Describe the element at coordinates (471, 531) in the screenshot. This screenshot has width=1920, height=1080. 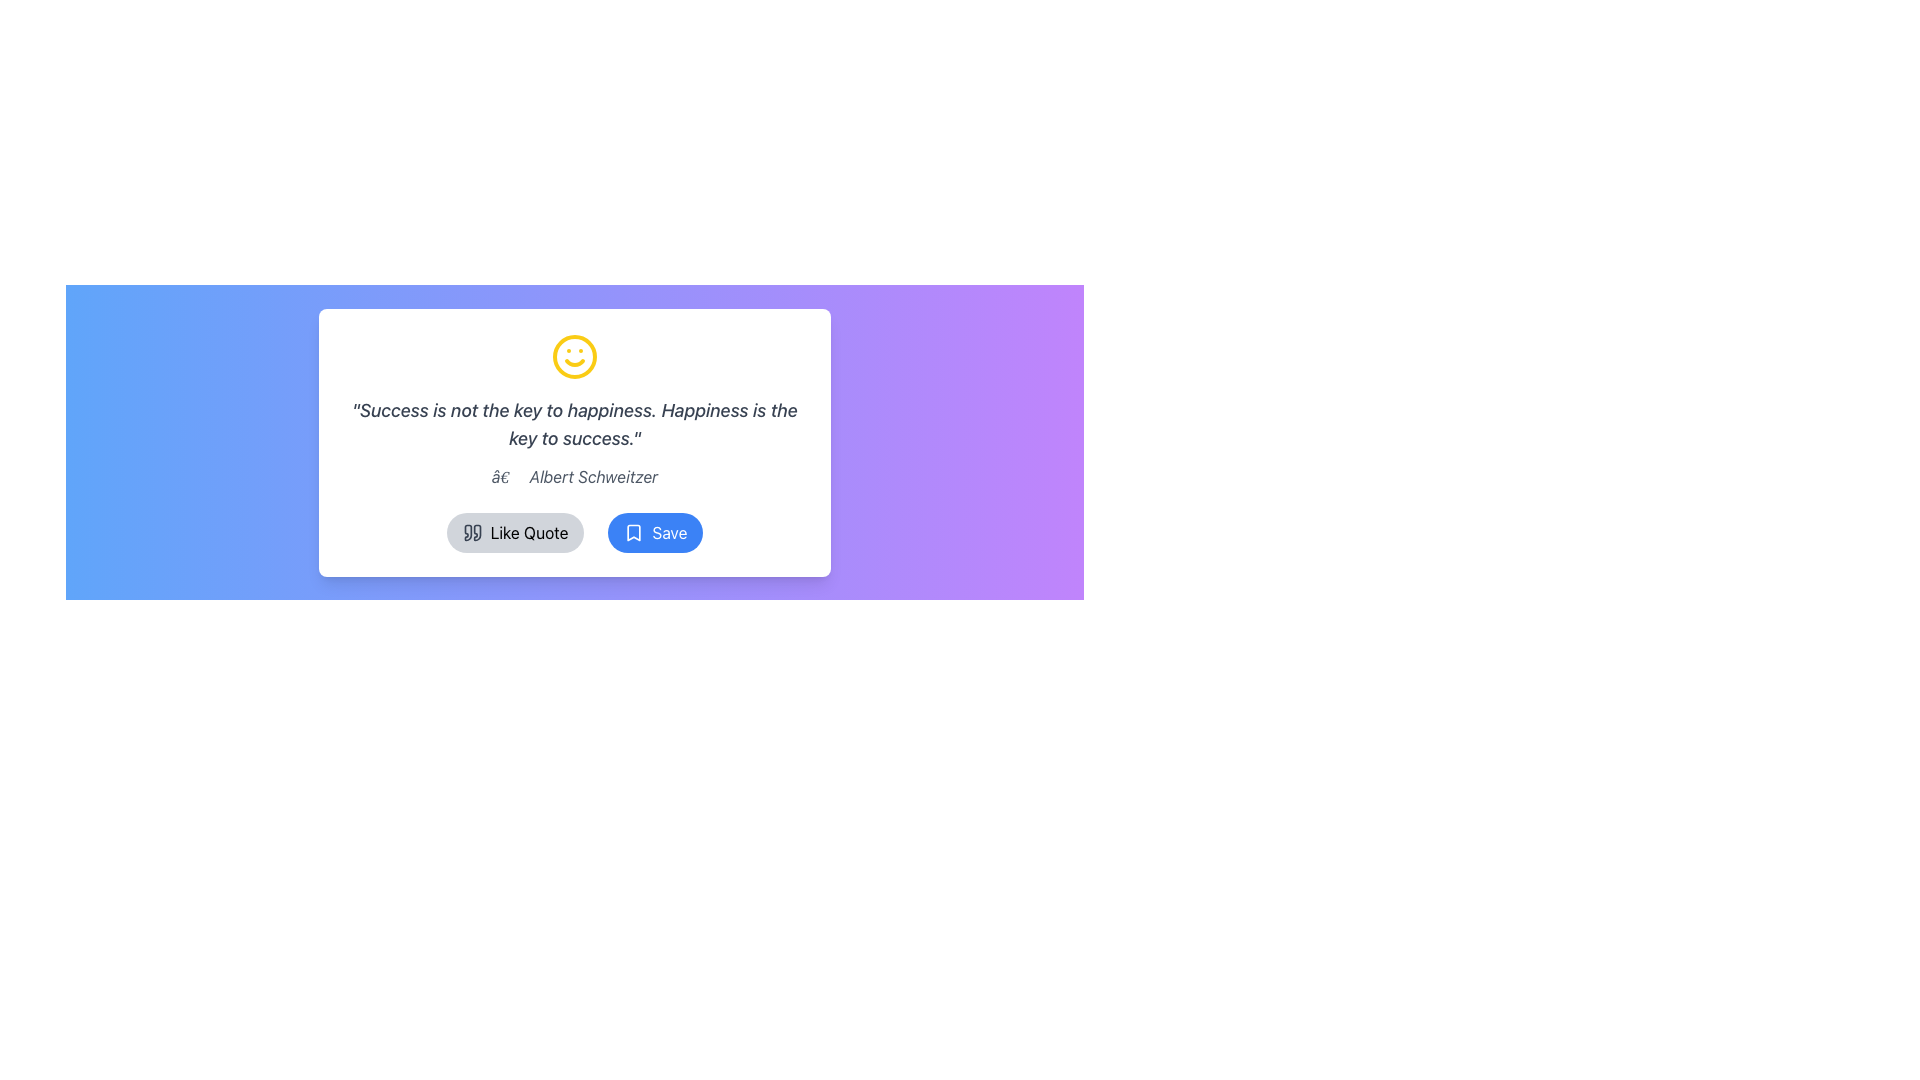
I see `the 'Like Quote' button which contains a pair of stylized quotation marks on its left side to interact with the quote feature` at that location.